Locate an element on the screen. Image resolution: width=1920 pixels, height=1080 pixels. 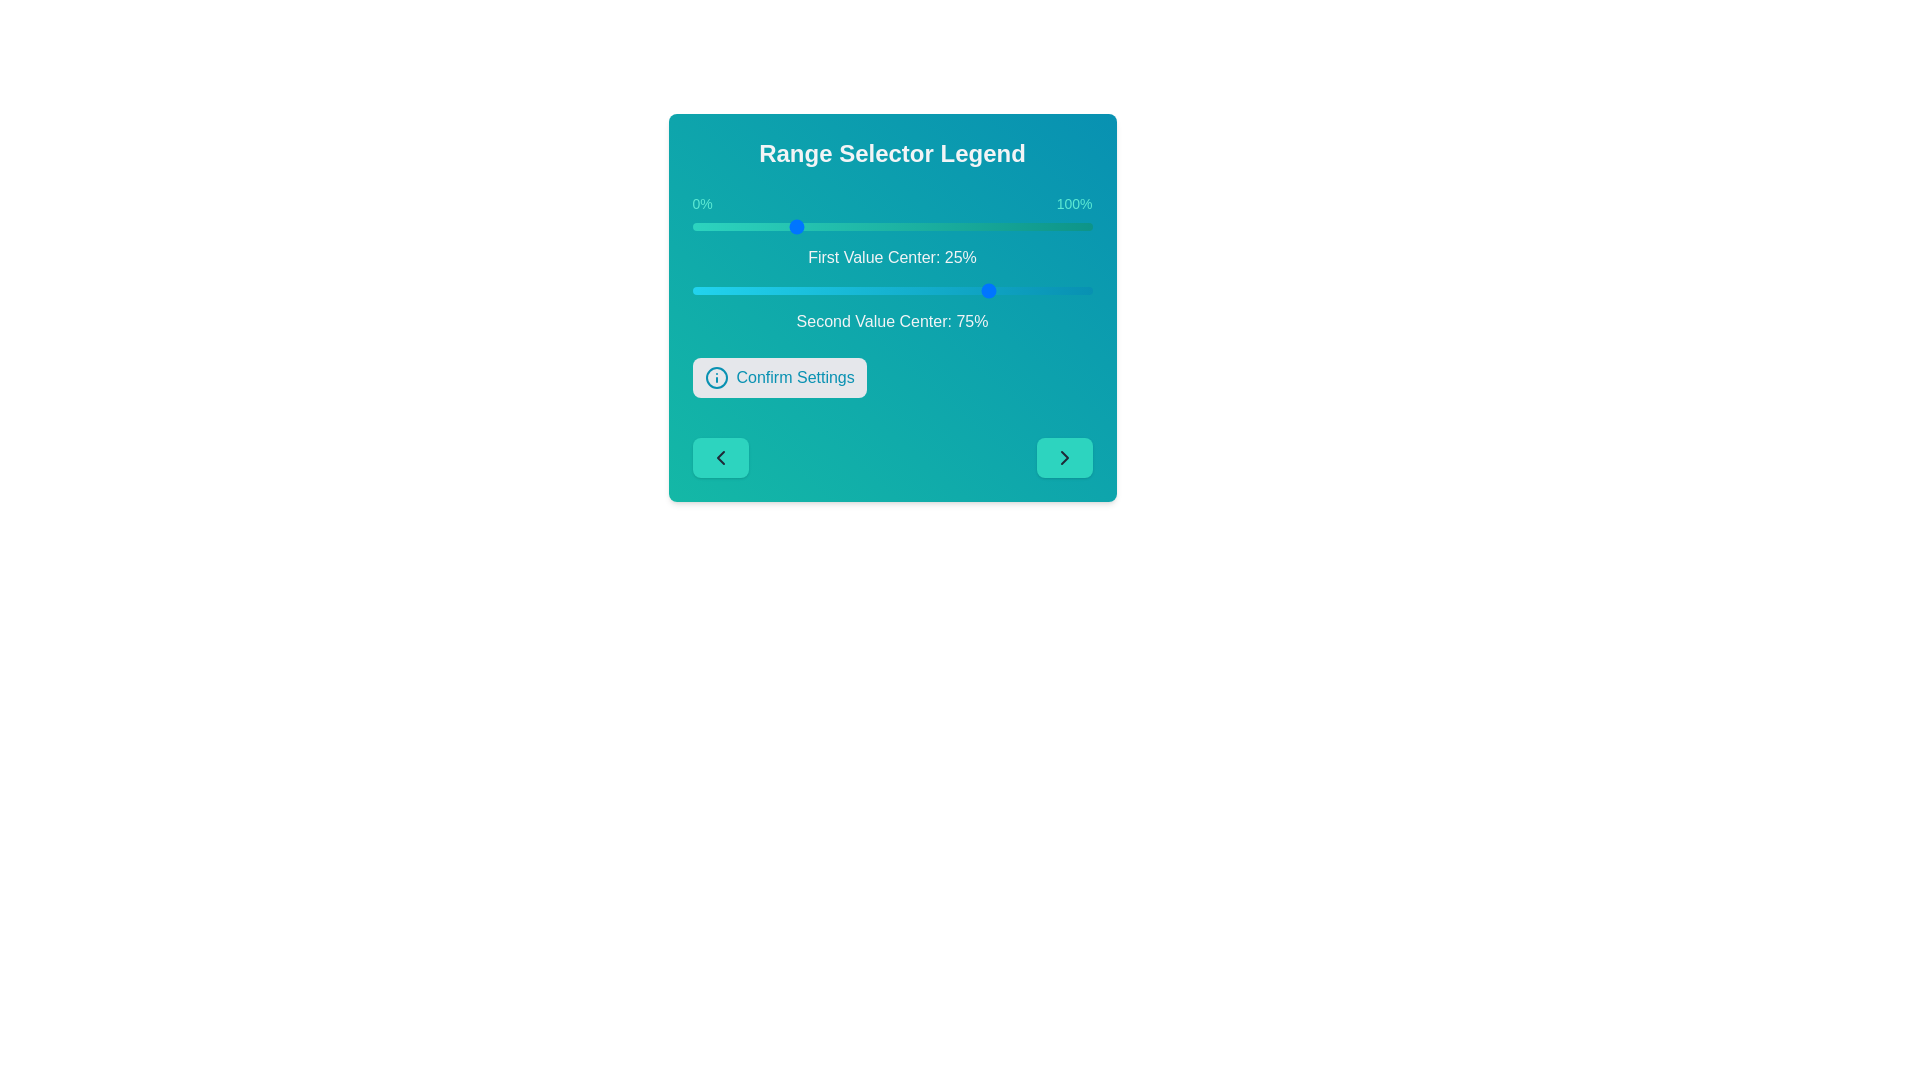
the range slider is located at coordinates (891, 226).